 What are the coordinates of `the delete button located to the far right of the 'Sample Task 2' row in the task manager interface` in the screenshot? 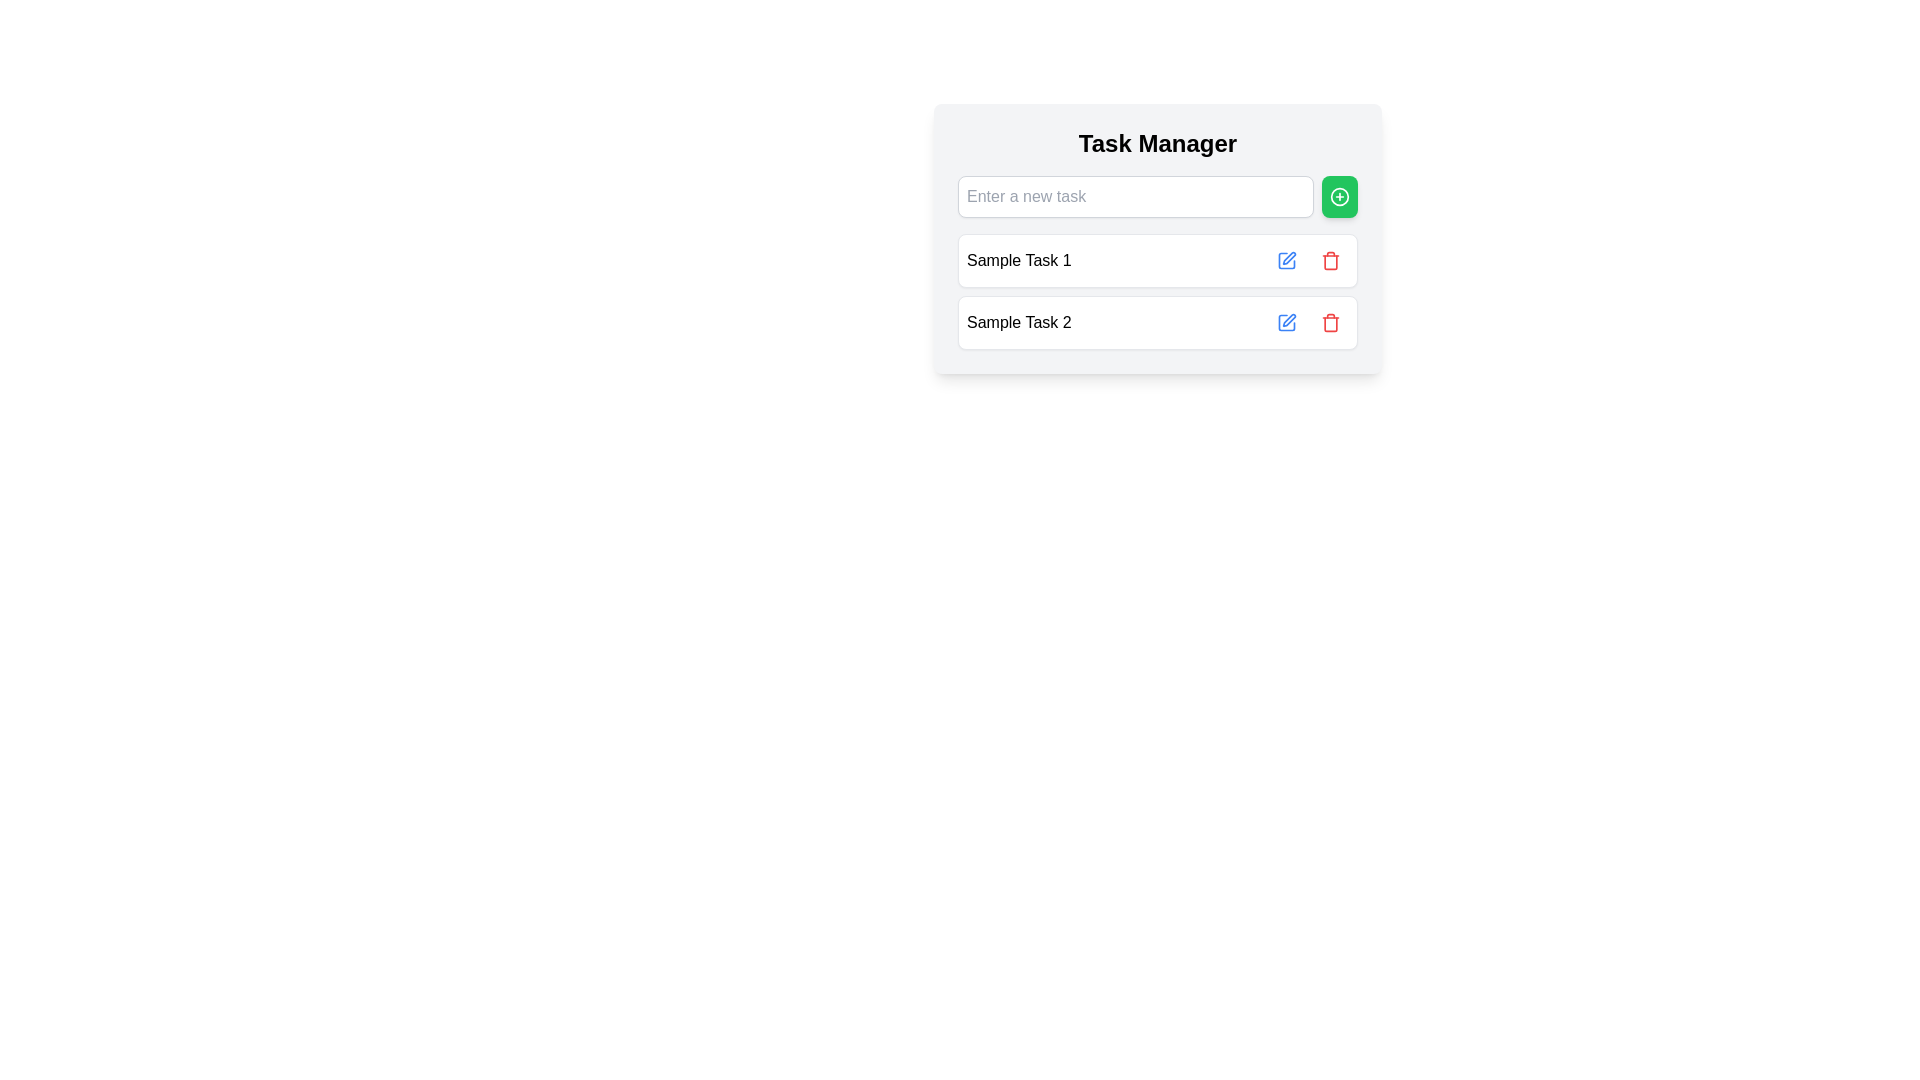 It's located at (1330, 322).